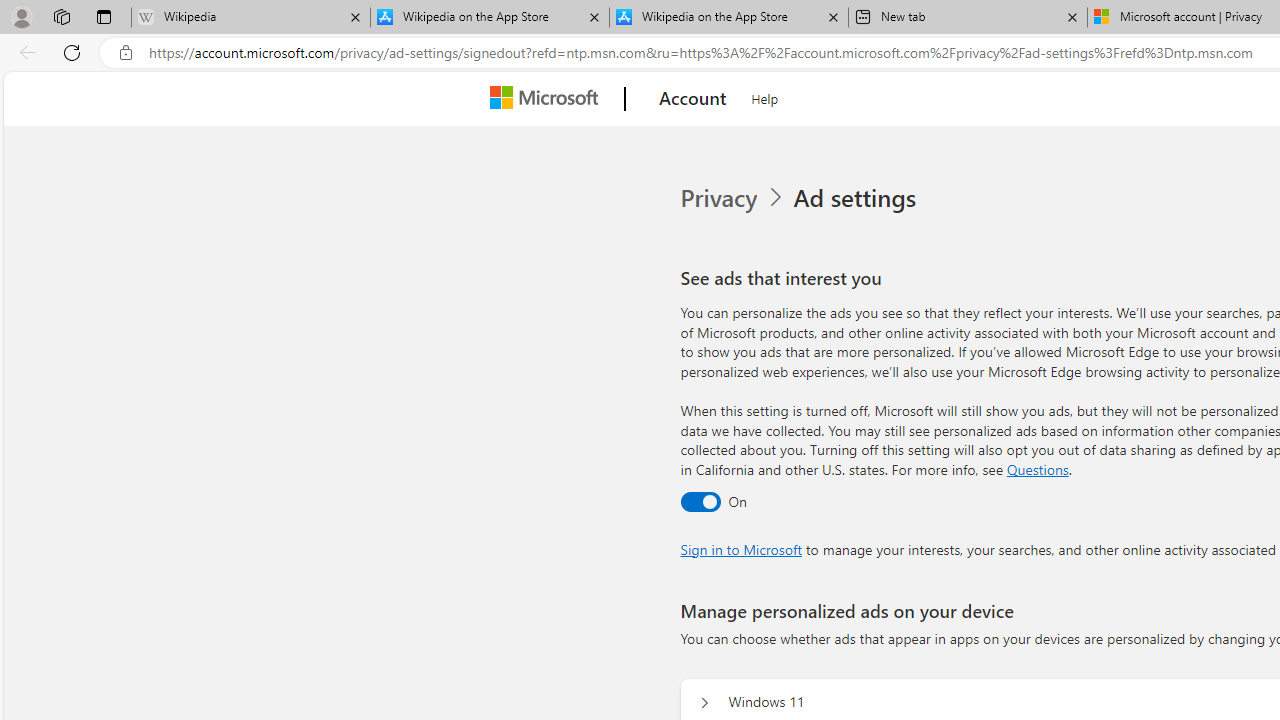 The width and height of the screenshot is (1280, 720). Describe the element at coordinates (764, 96) in the screenshot. I see `'Help'` at that location.